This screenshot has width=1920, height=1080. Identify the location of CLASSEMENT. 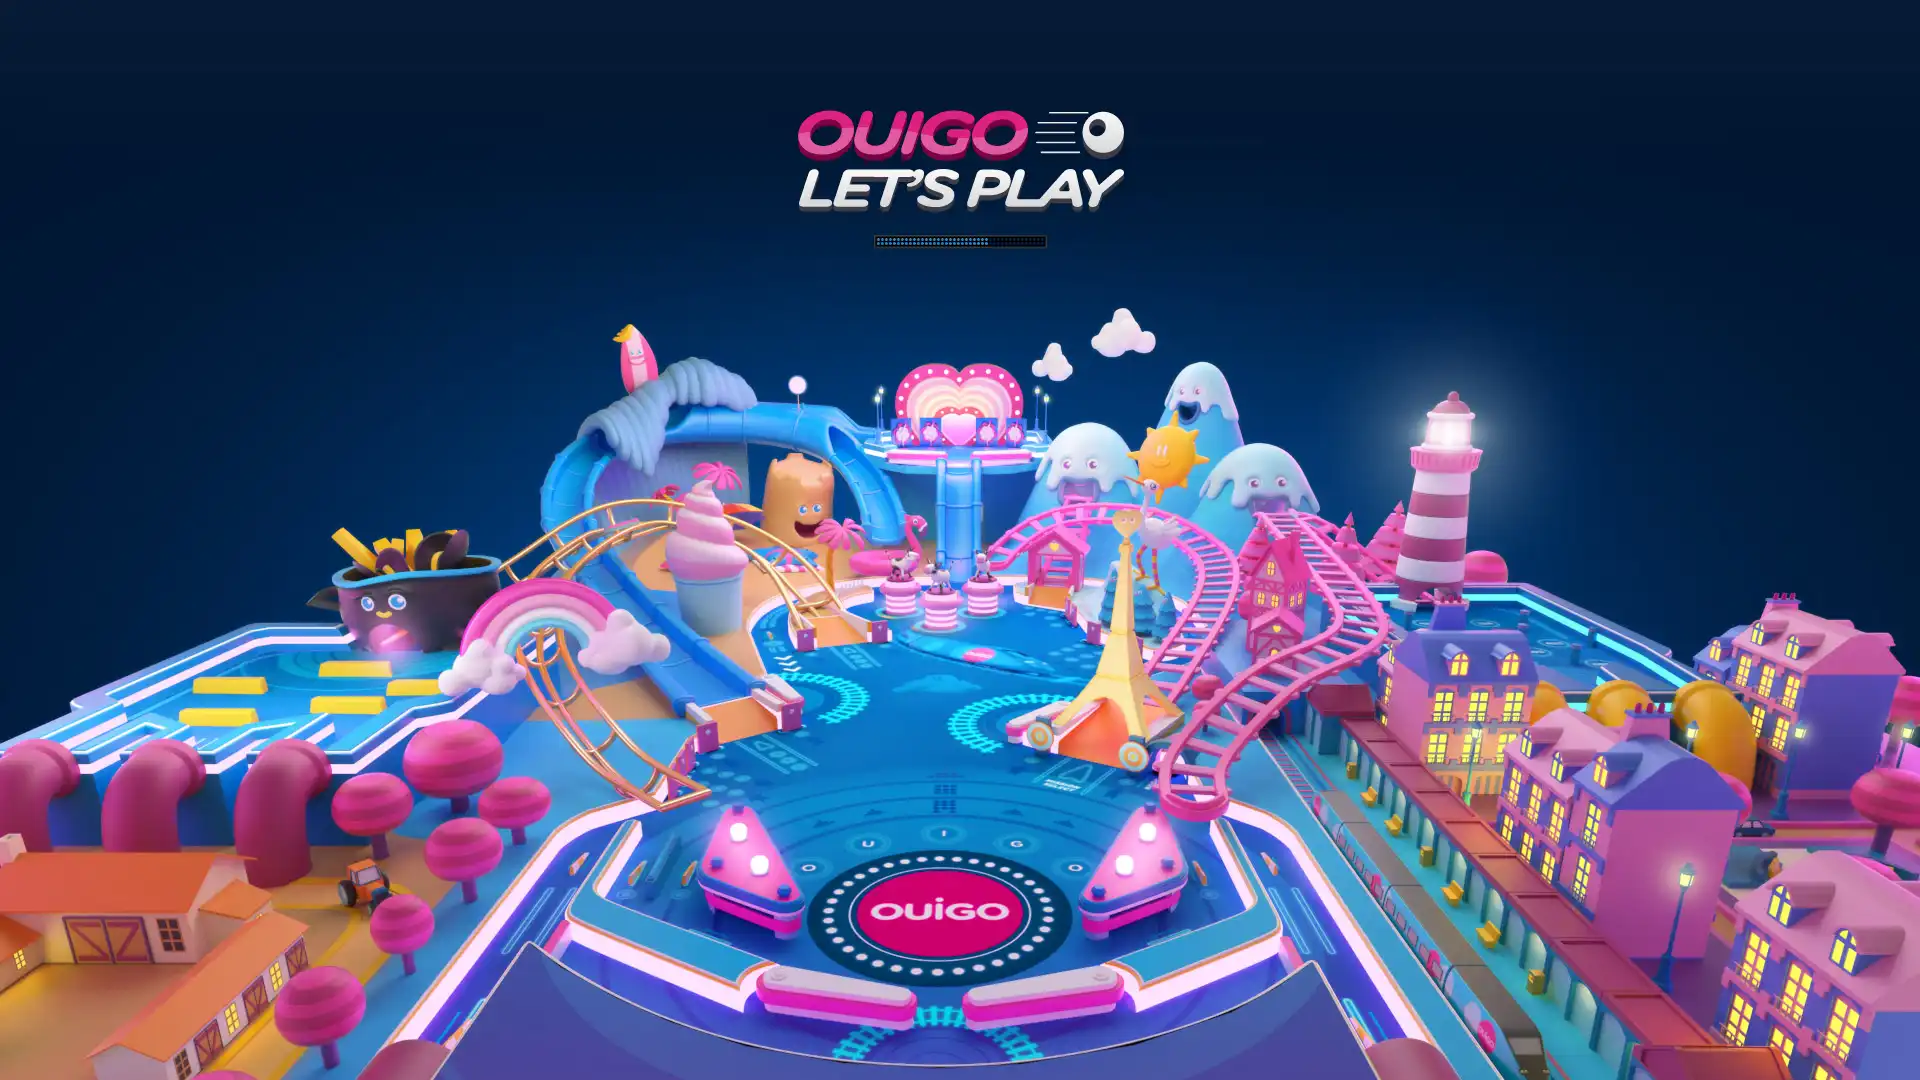
(960, 1050).